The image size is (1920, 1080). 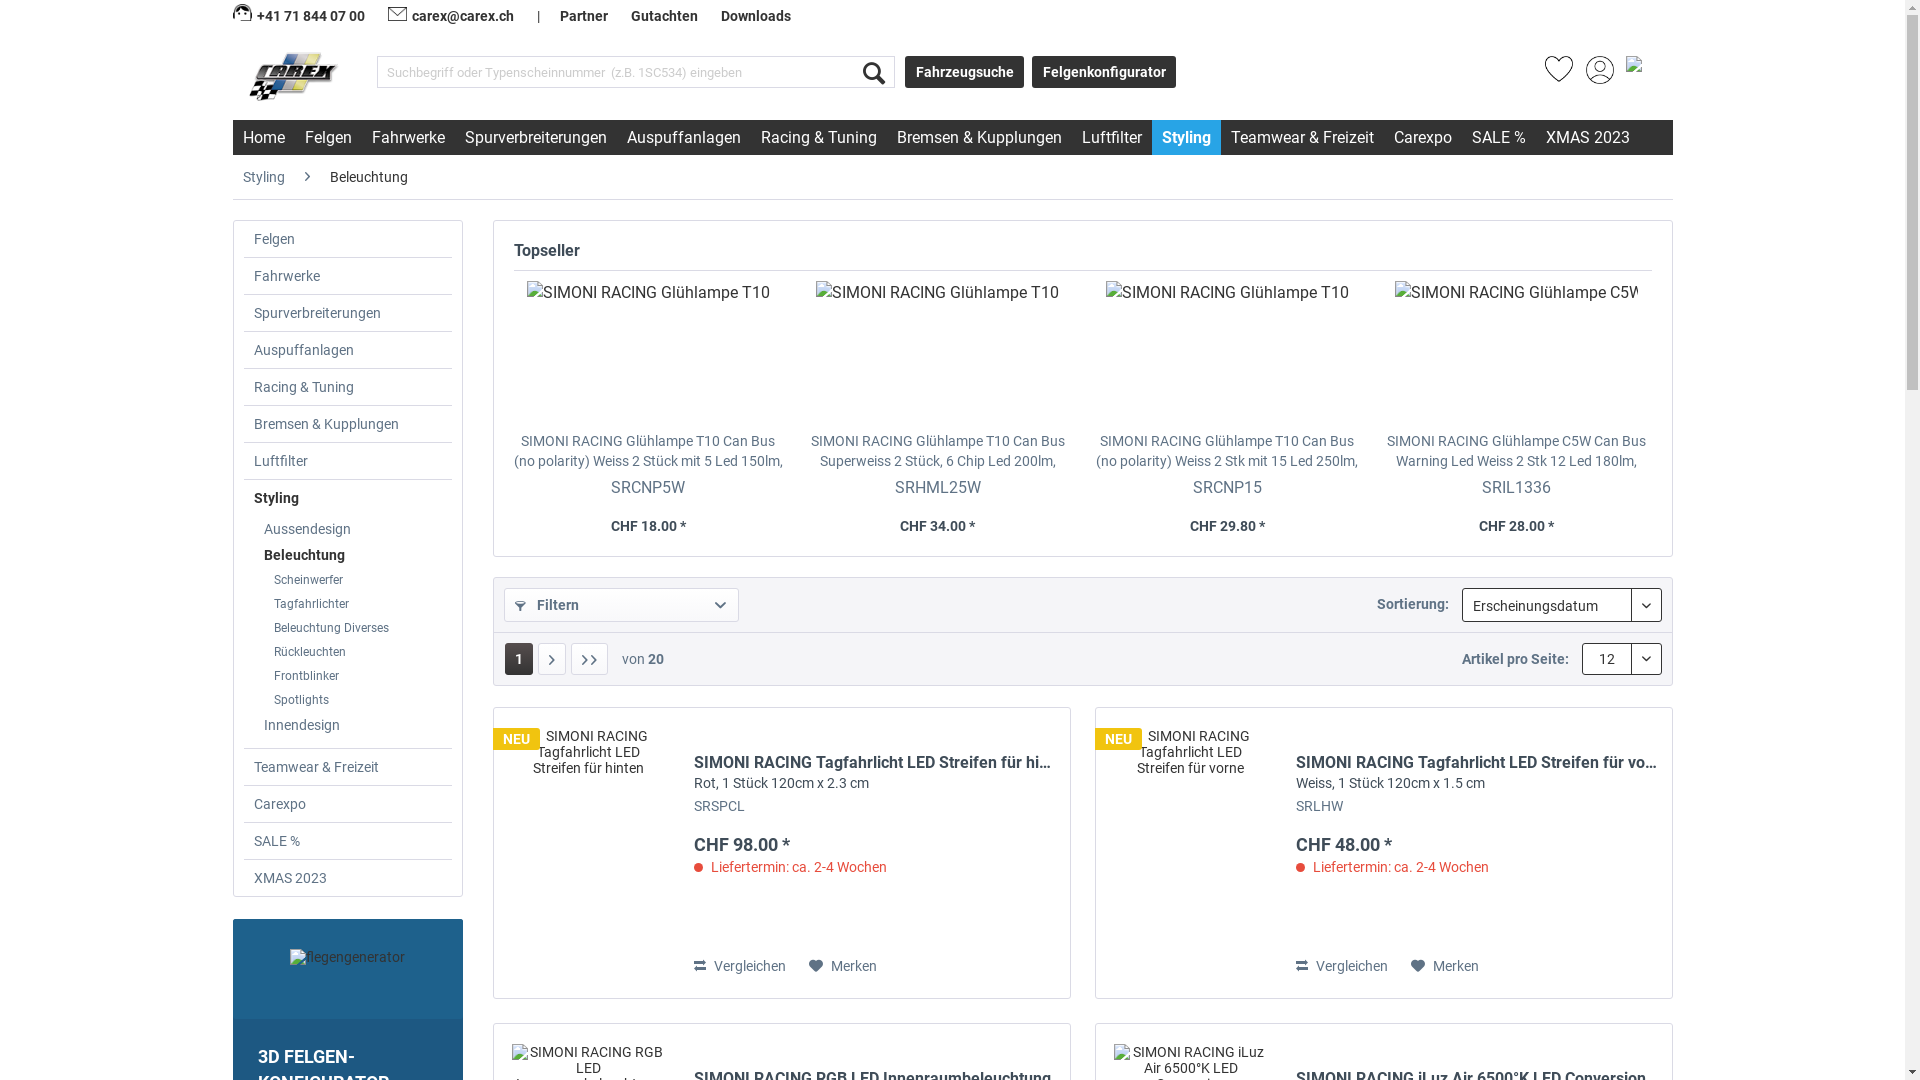 What do you see at coordinates (583, 15) in the screenshot?
I see `'Partner'` at bounding box center [583, 15].